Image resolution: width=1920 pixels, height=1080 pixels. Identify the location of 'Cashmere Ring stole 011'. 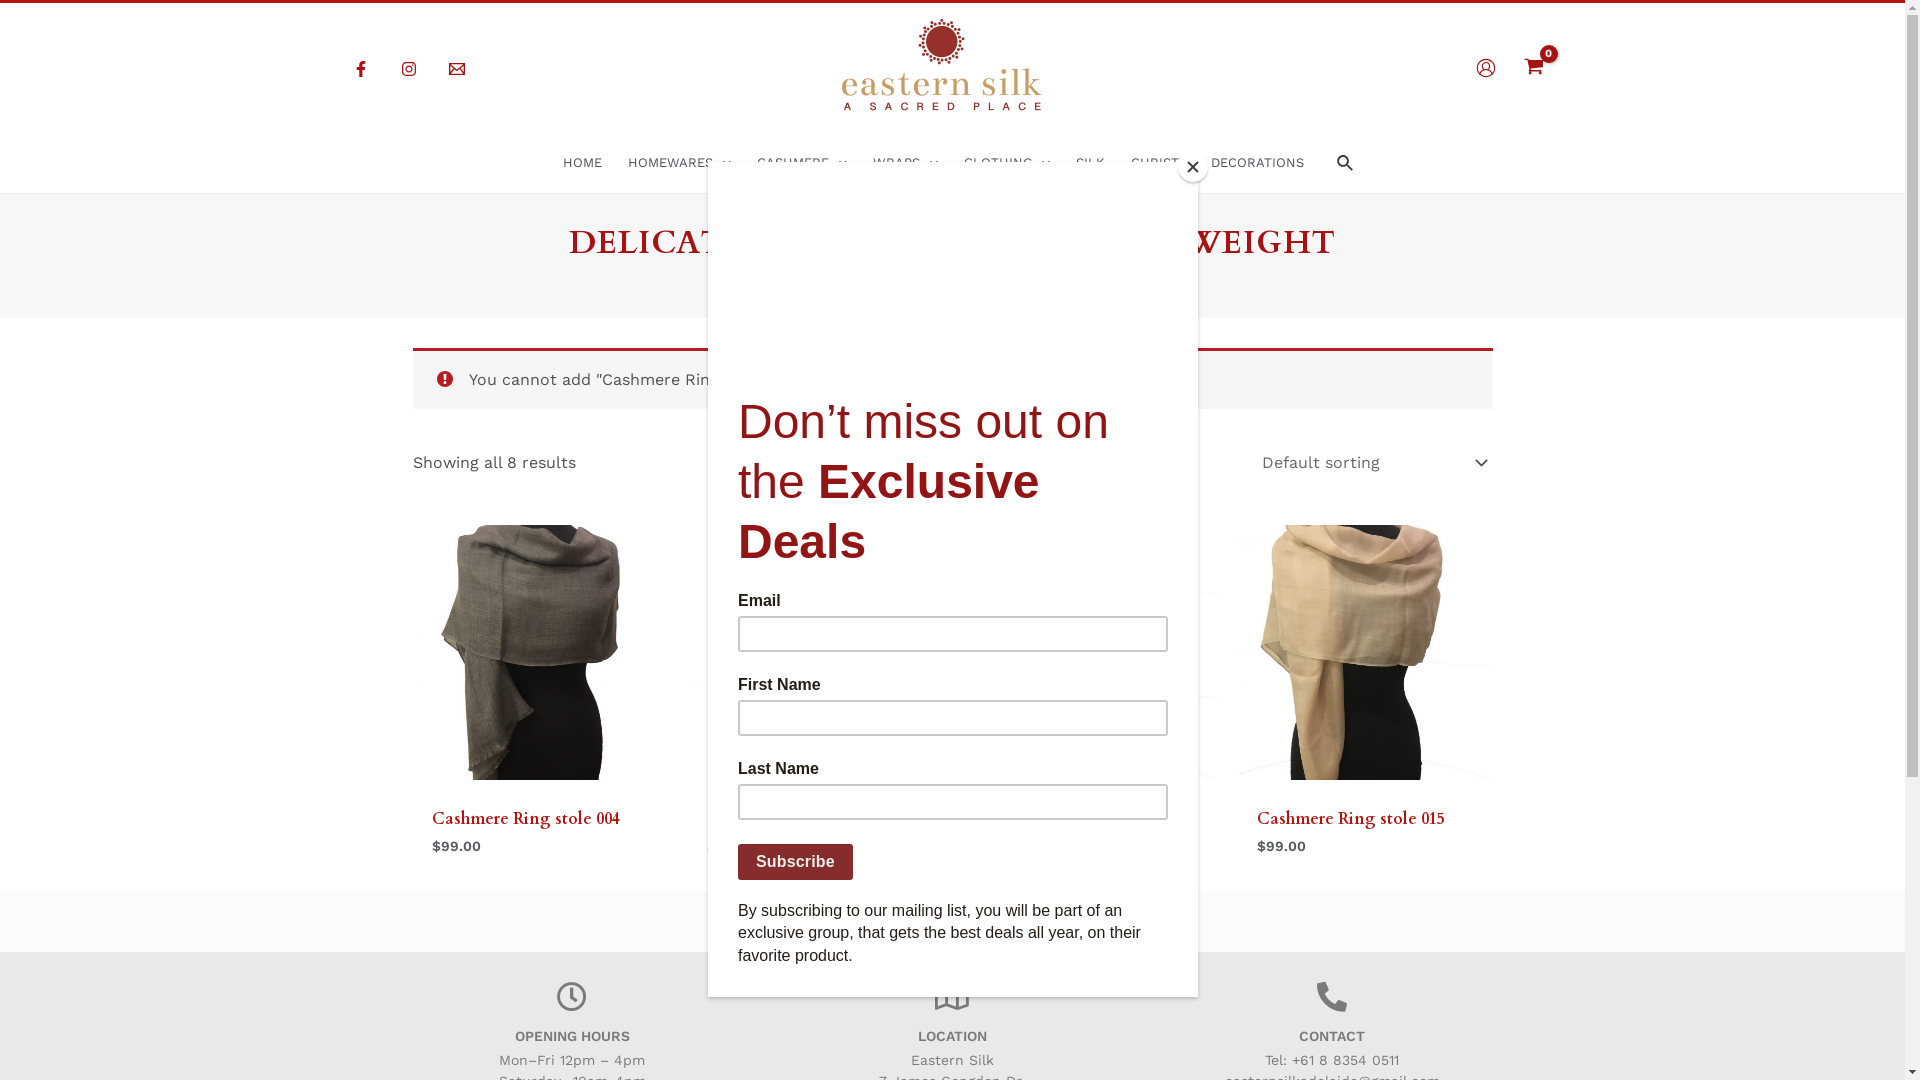
(982, 823).